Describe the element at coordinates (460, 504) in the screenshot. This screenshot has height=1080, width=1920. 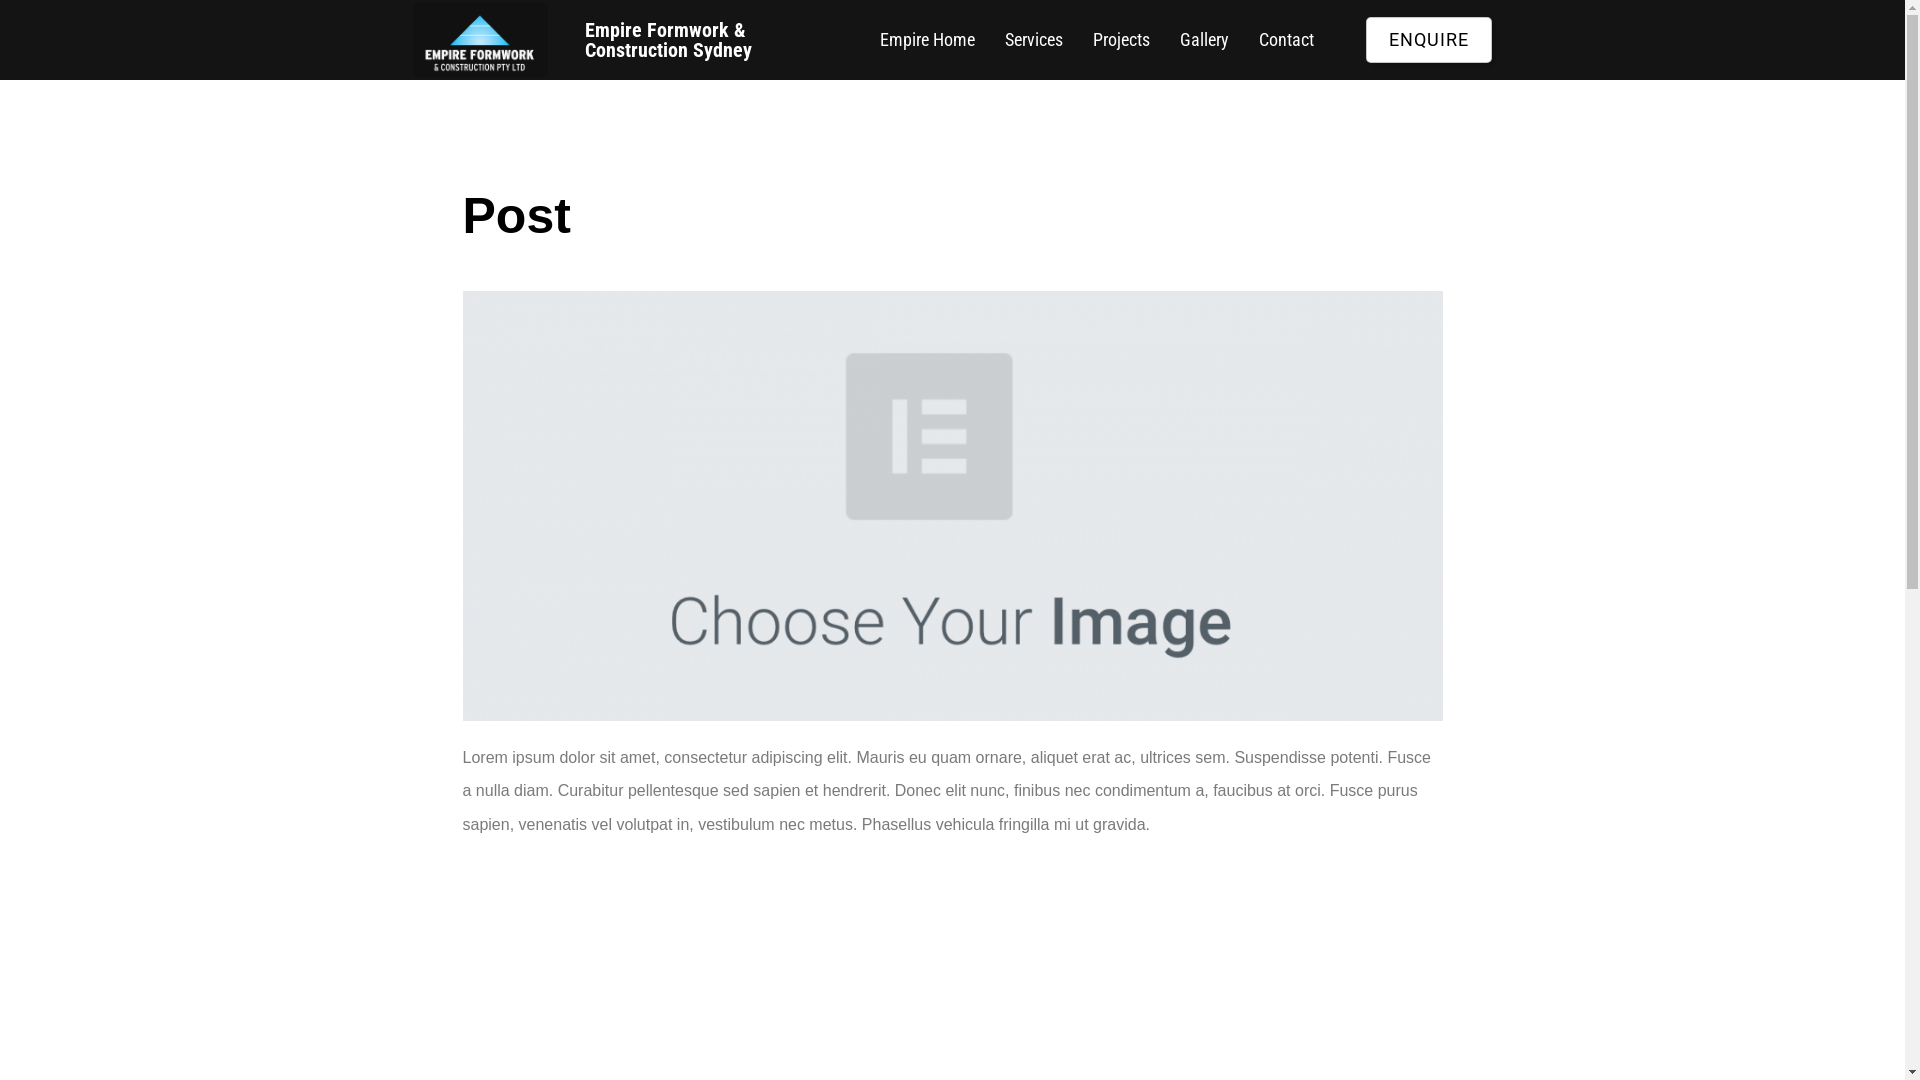
I see `'placeholder.png'` at that location.